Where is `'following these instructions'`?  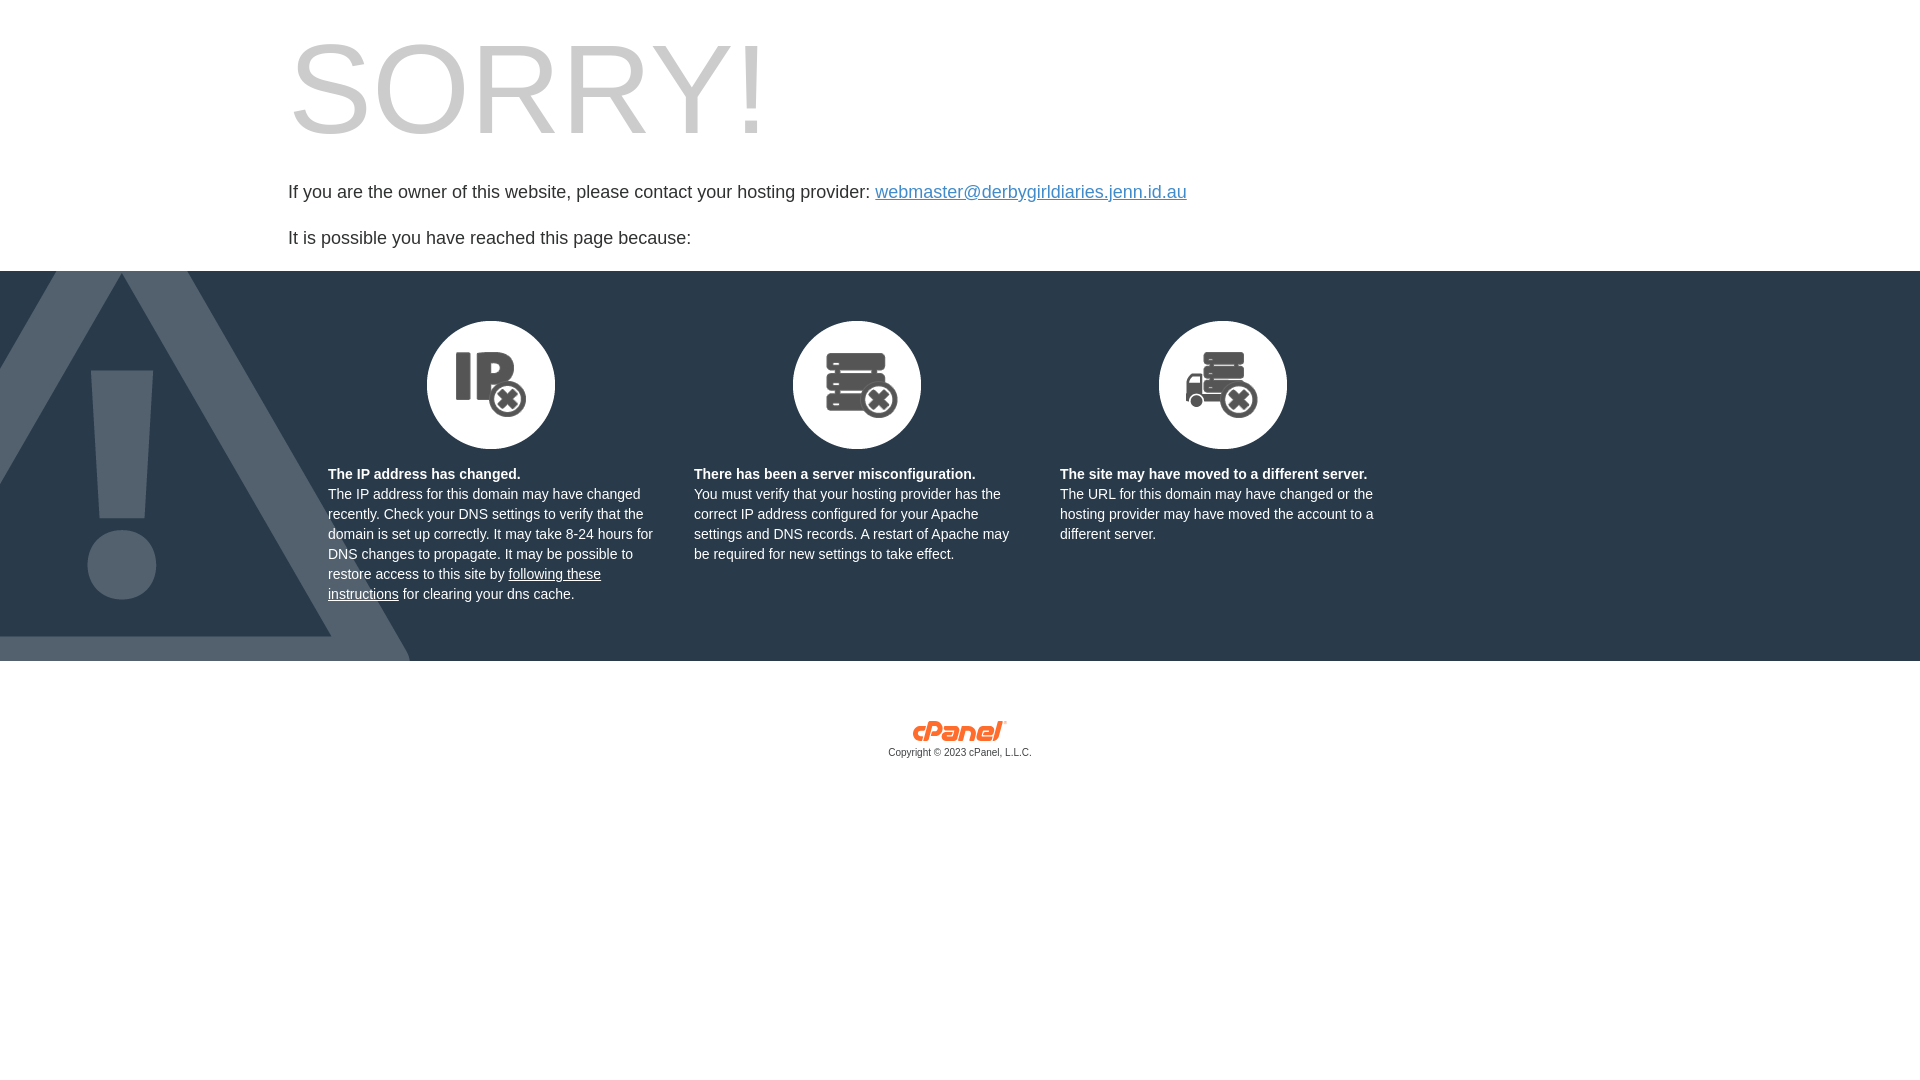 'following these instructions' is located at coordinates (463, 583).